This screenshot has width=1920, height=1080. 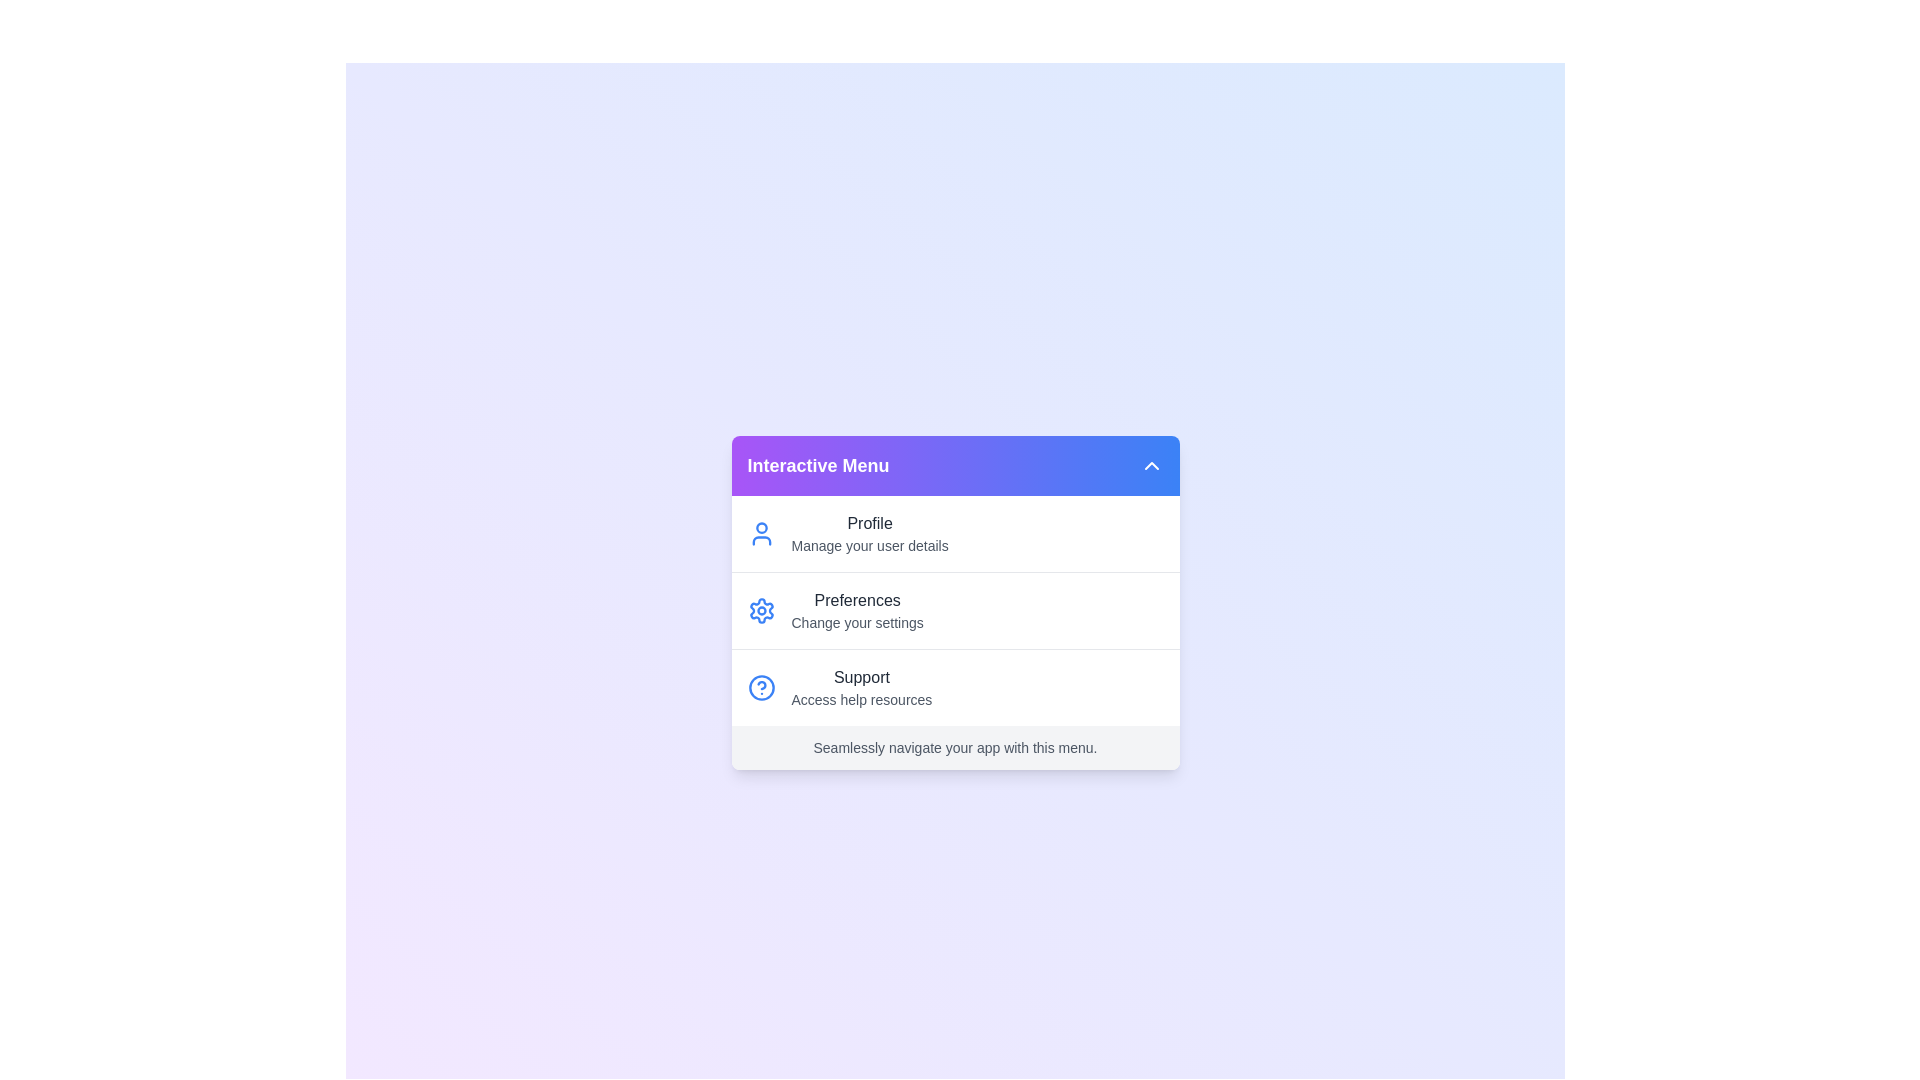 I want to click on the menu item Support, so click(x=954, y=686).